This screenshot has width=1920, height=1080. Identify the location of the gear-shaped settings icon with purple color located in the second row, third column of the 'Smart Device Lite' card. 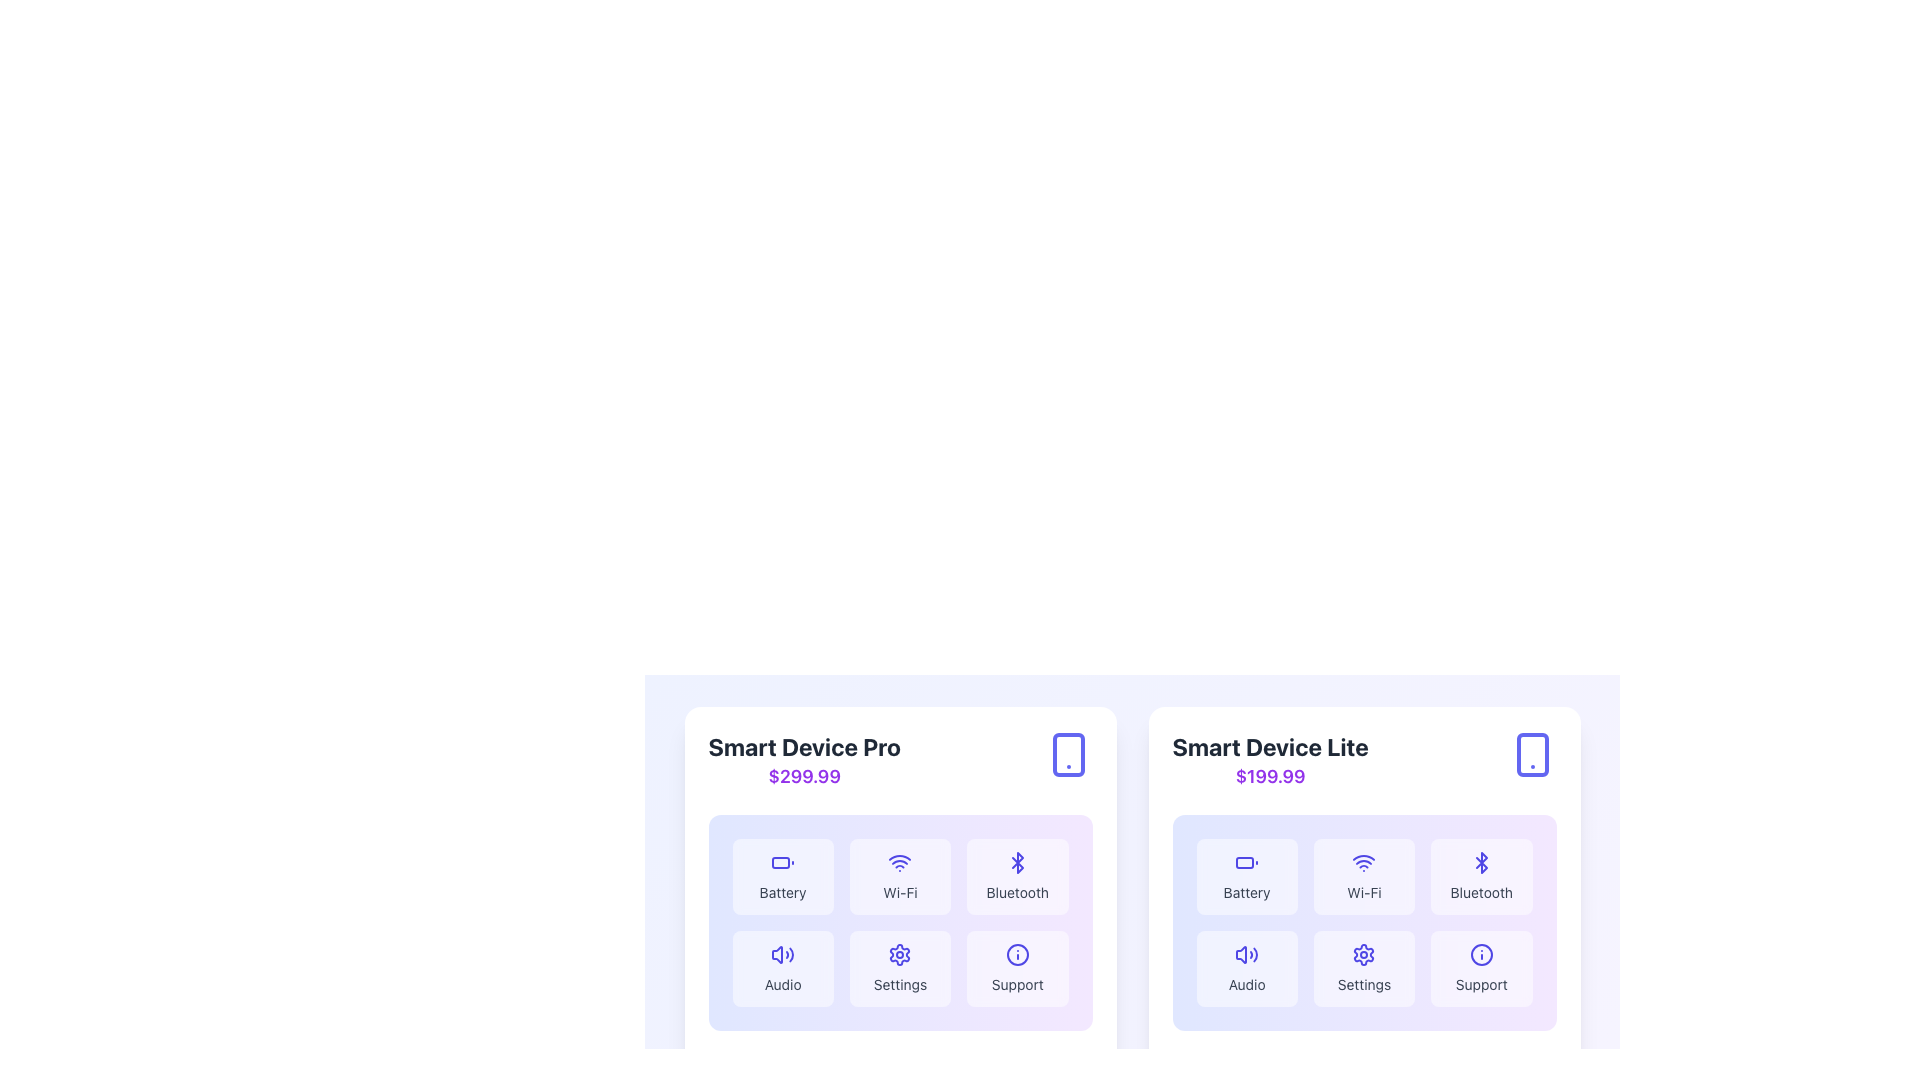
(1363, 954).